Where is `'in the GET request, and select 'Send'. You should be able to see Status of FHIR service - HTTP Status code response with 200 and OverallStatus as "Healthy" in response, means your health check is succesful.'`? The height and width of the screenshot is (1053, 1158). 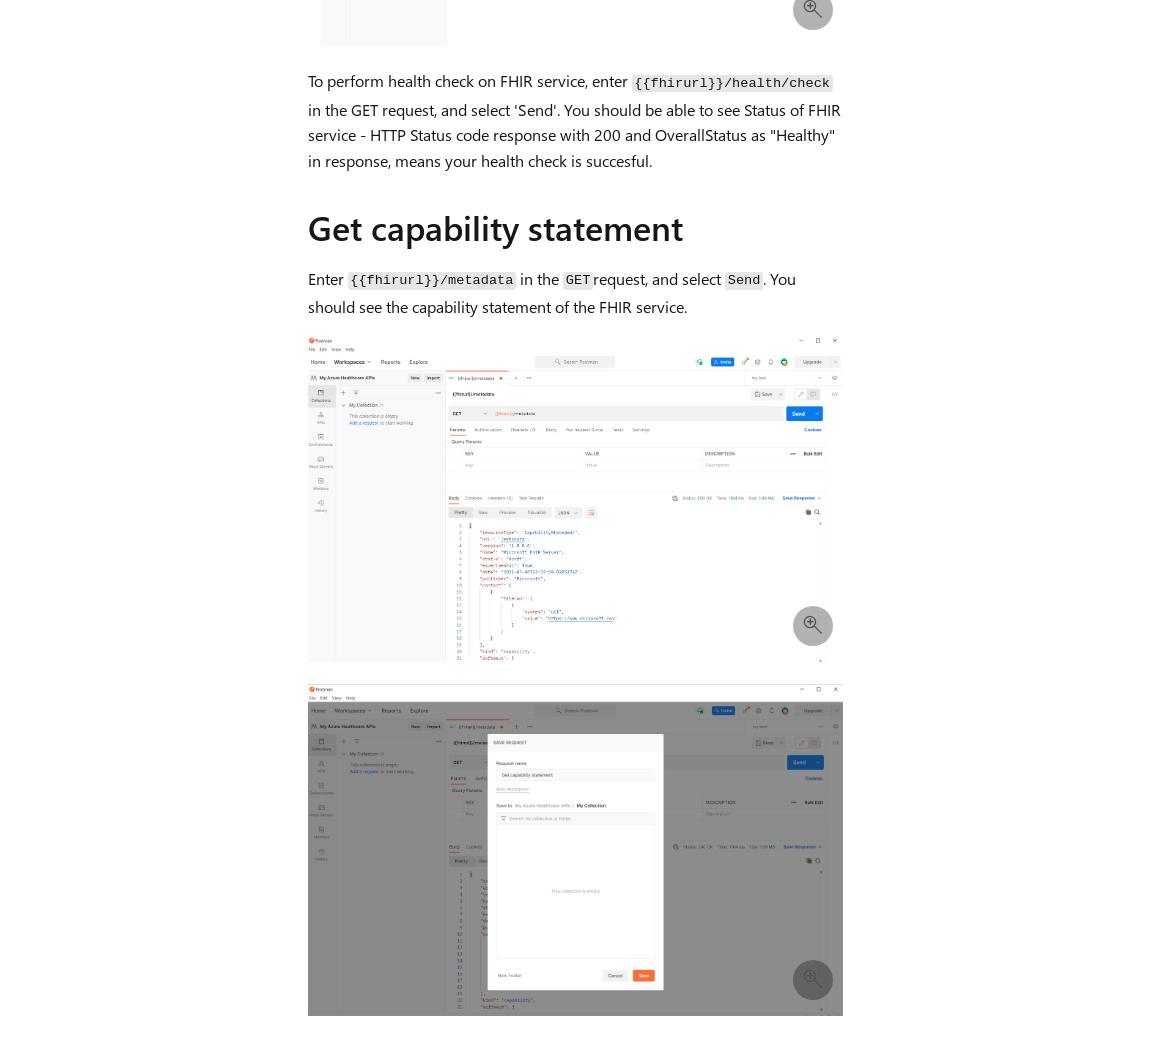 'in the GET request, and select 'Send'. You should be able to see Status of FHIR service - HTTP Status code response with 200 and OverallStatus as "Healthy" in response, means your health check is succesful.' is located at coordinates (573, 134).